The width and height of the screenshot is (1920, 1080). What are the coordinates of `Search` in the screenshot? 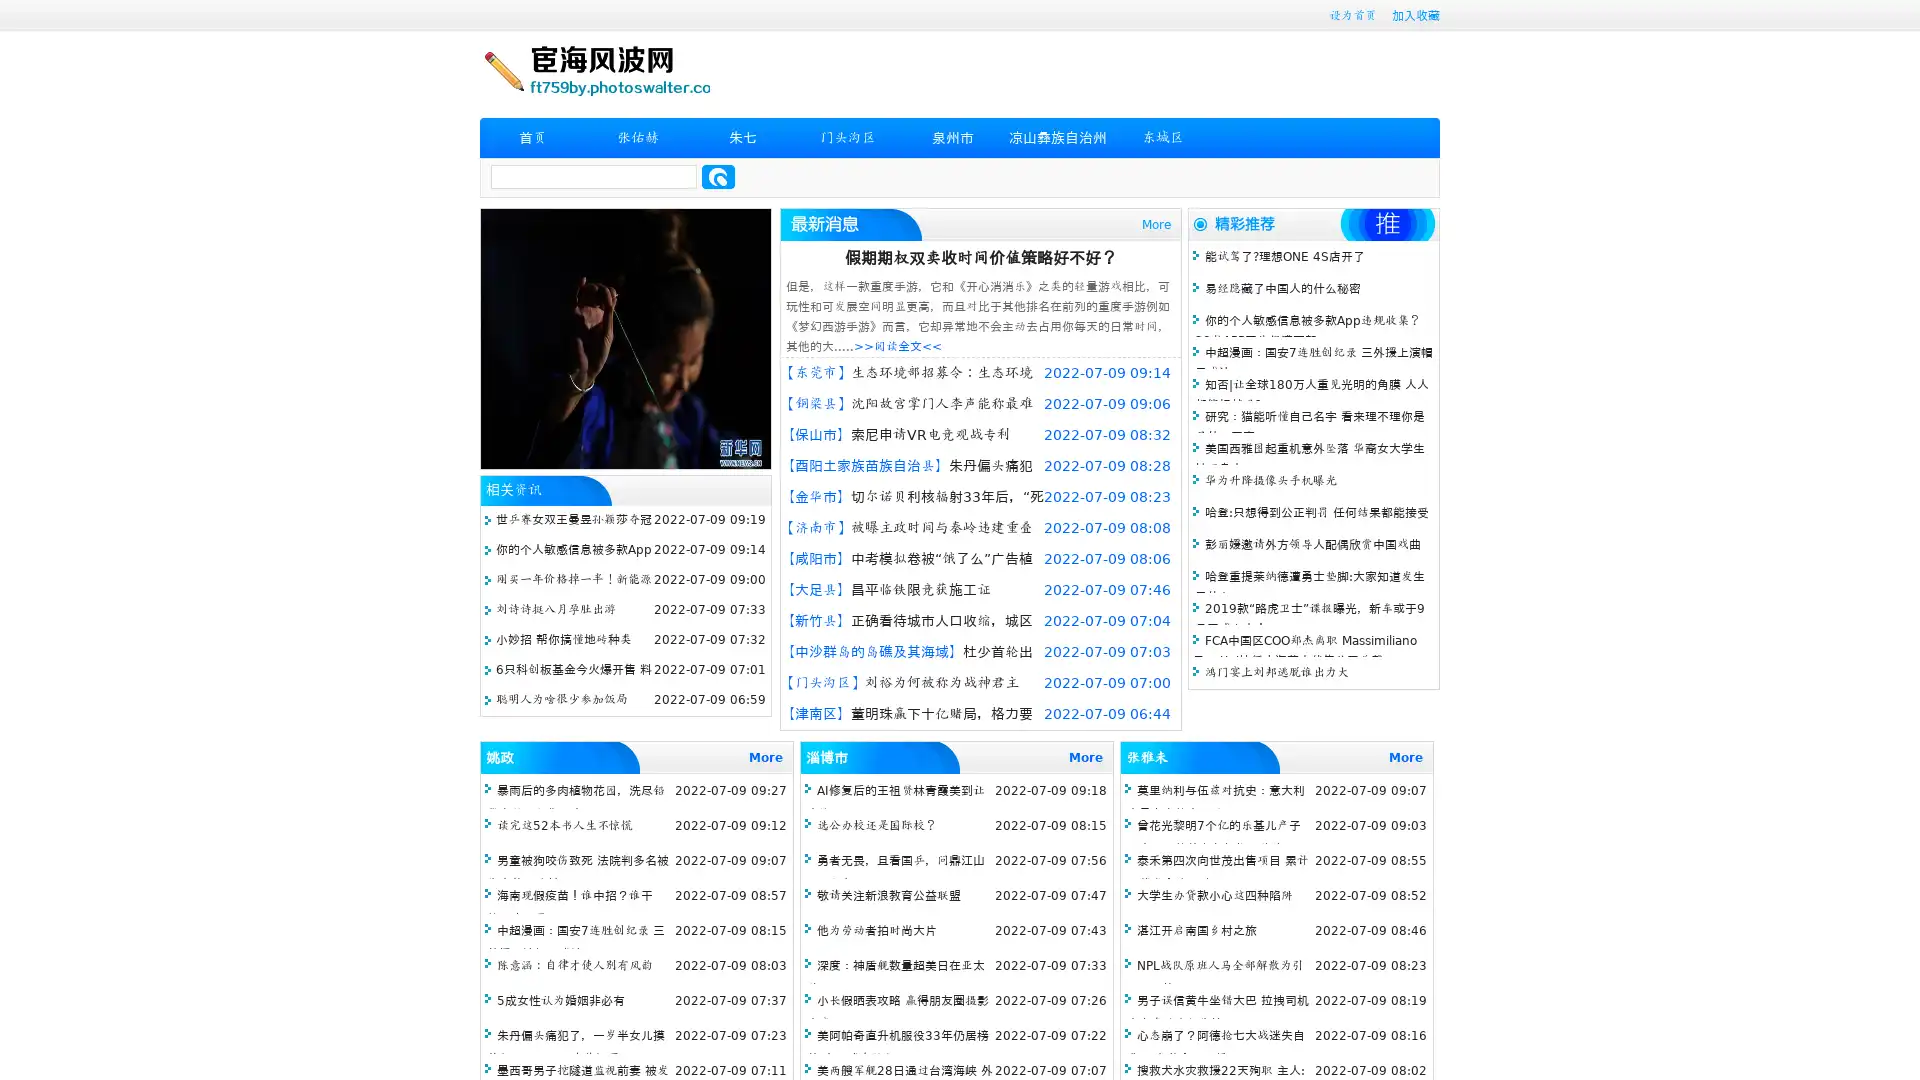 It's located at (718, 176).